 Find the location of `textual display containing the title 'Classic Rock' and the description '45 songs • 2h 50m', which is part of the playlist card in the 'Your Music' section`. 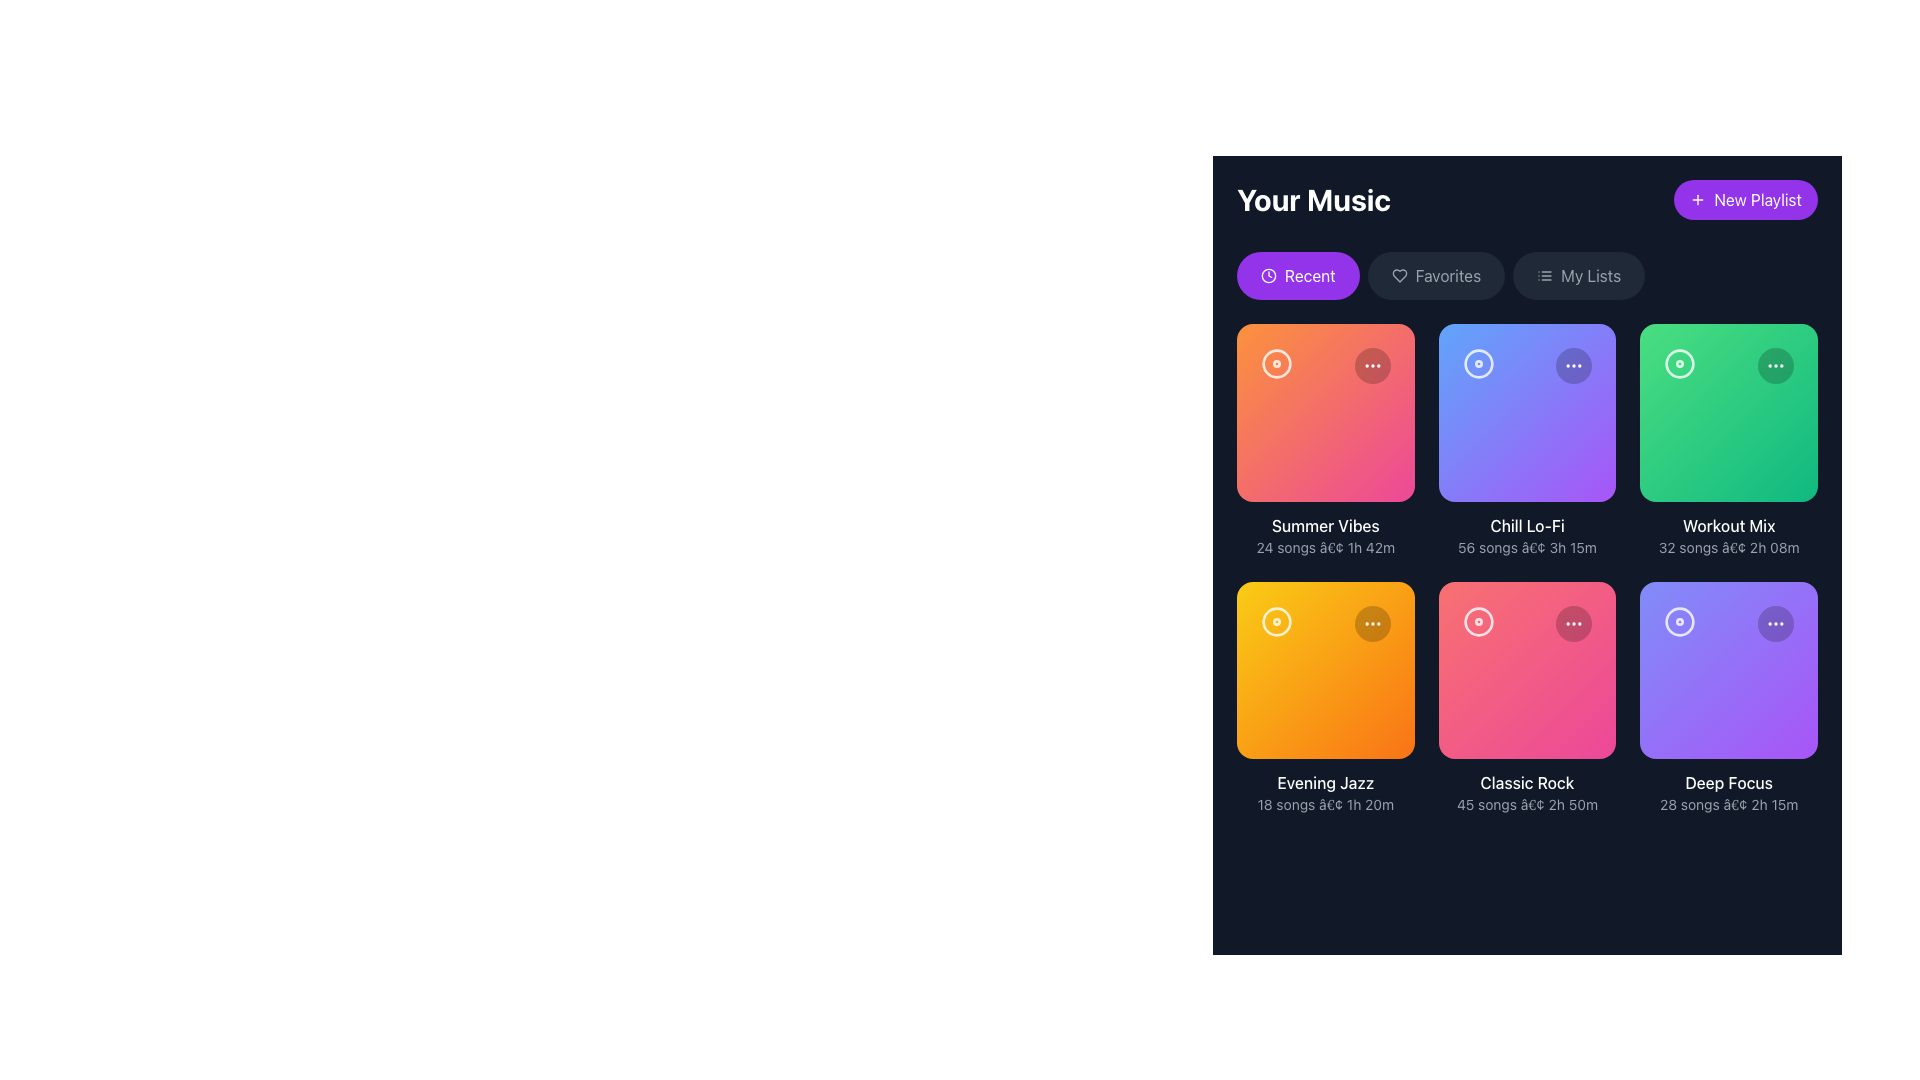

textual display containing the title 'Classic Rock' and the description '45 songs • 2h 50m', which is part of the playlist card in the 'Your Music' section is located at coordinates (1526, 792).